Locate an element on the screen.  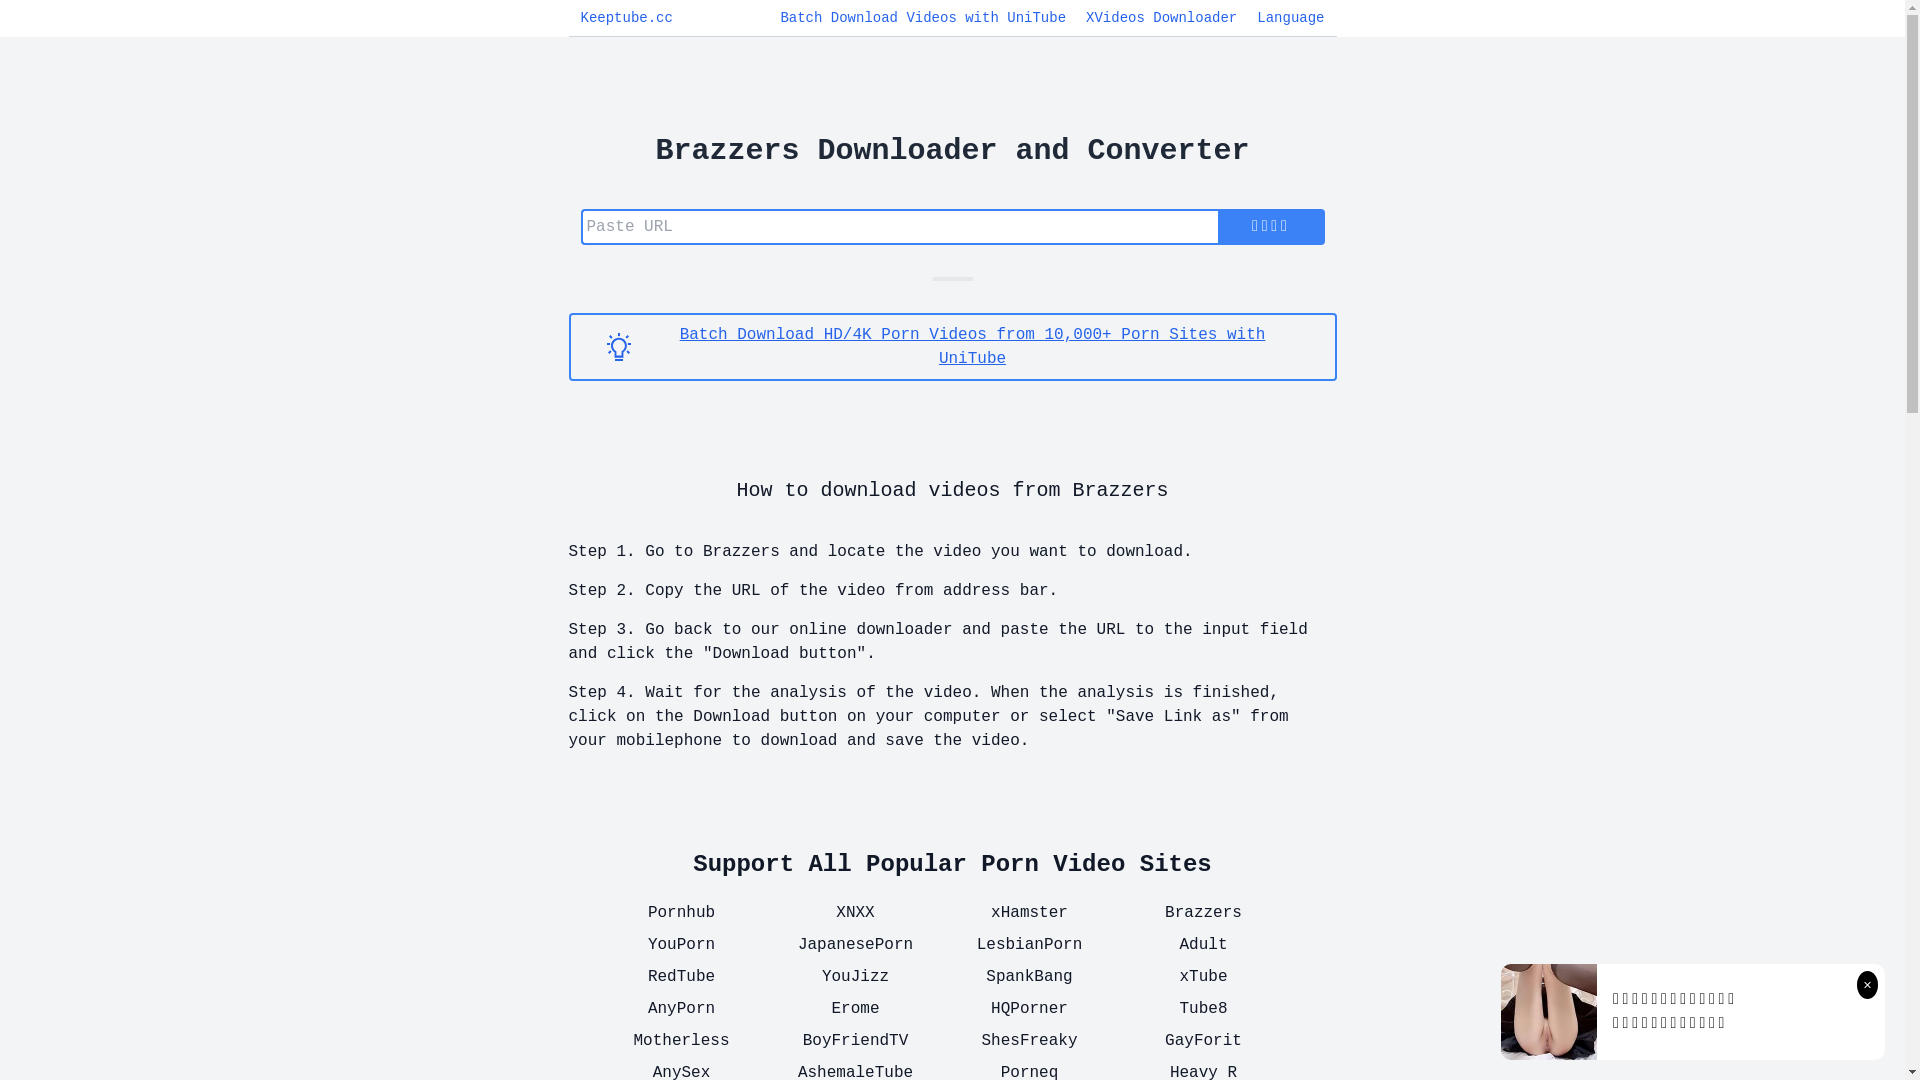
'YouJizz' is located at coordinates (854, 975).